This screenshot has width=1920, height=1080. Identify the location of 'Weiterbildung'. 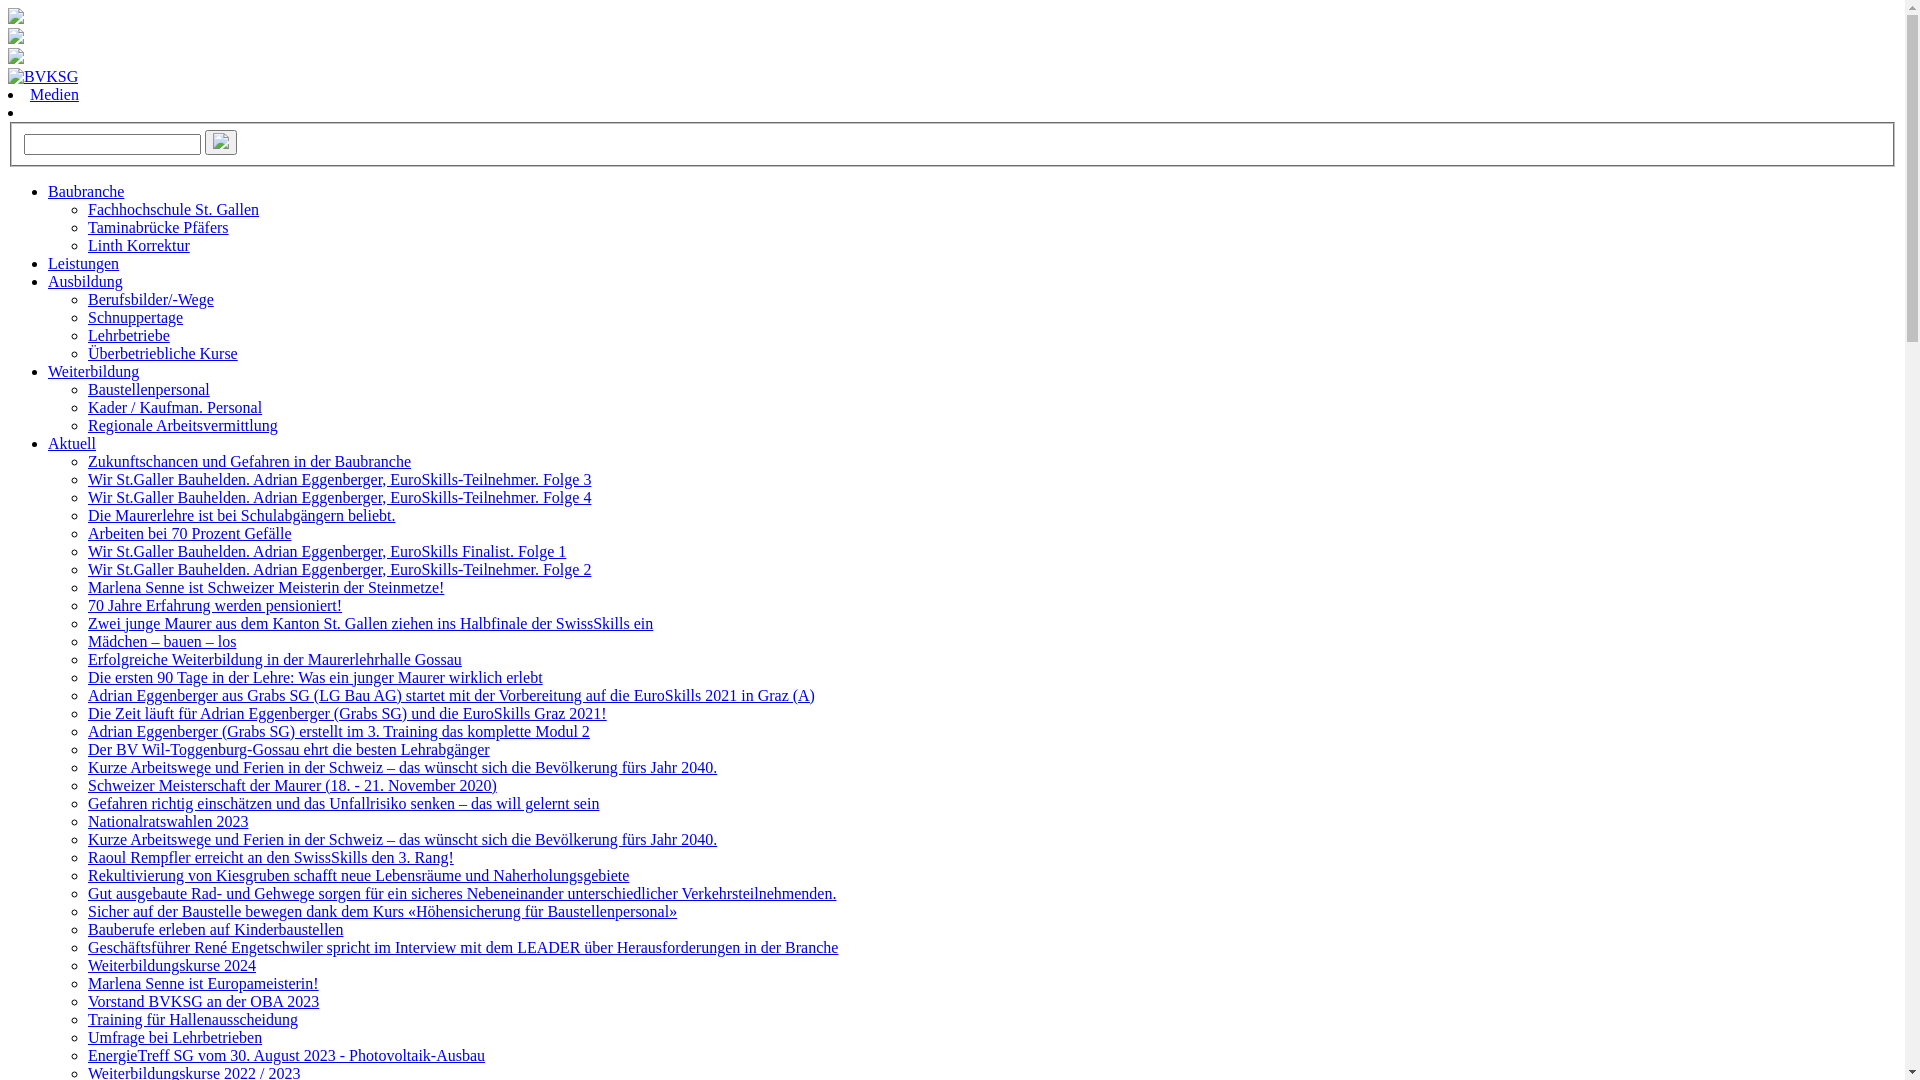
(92, 371).